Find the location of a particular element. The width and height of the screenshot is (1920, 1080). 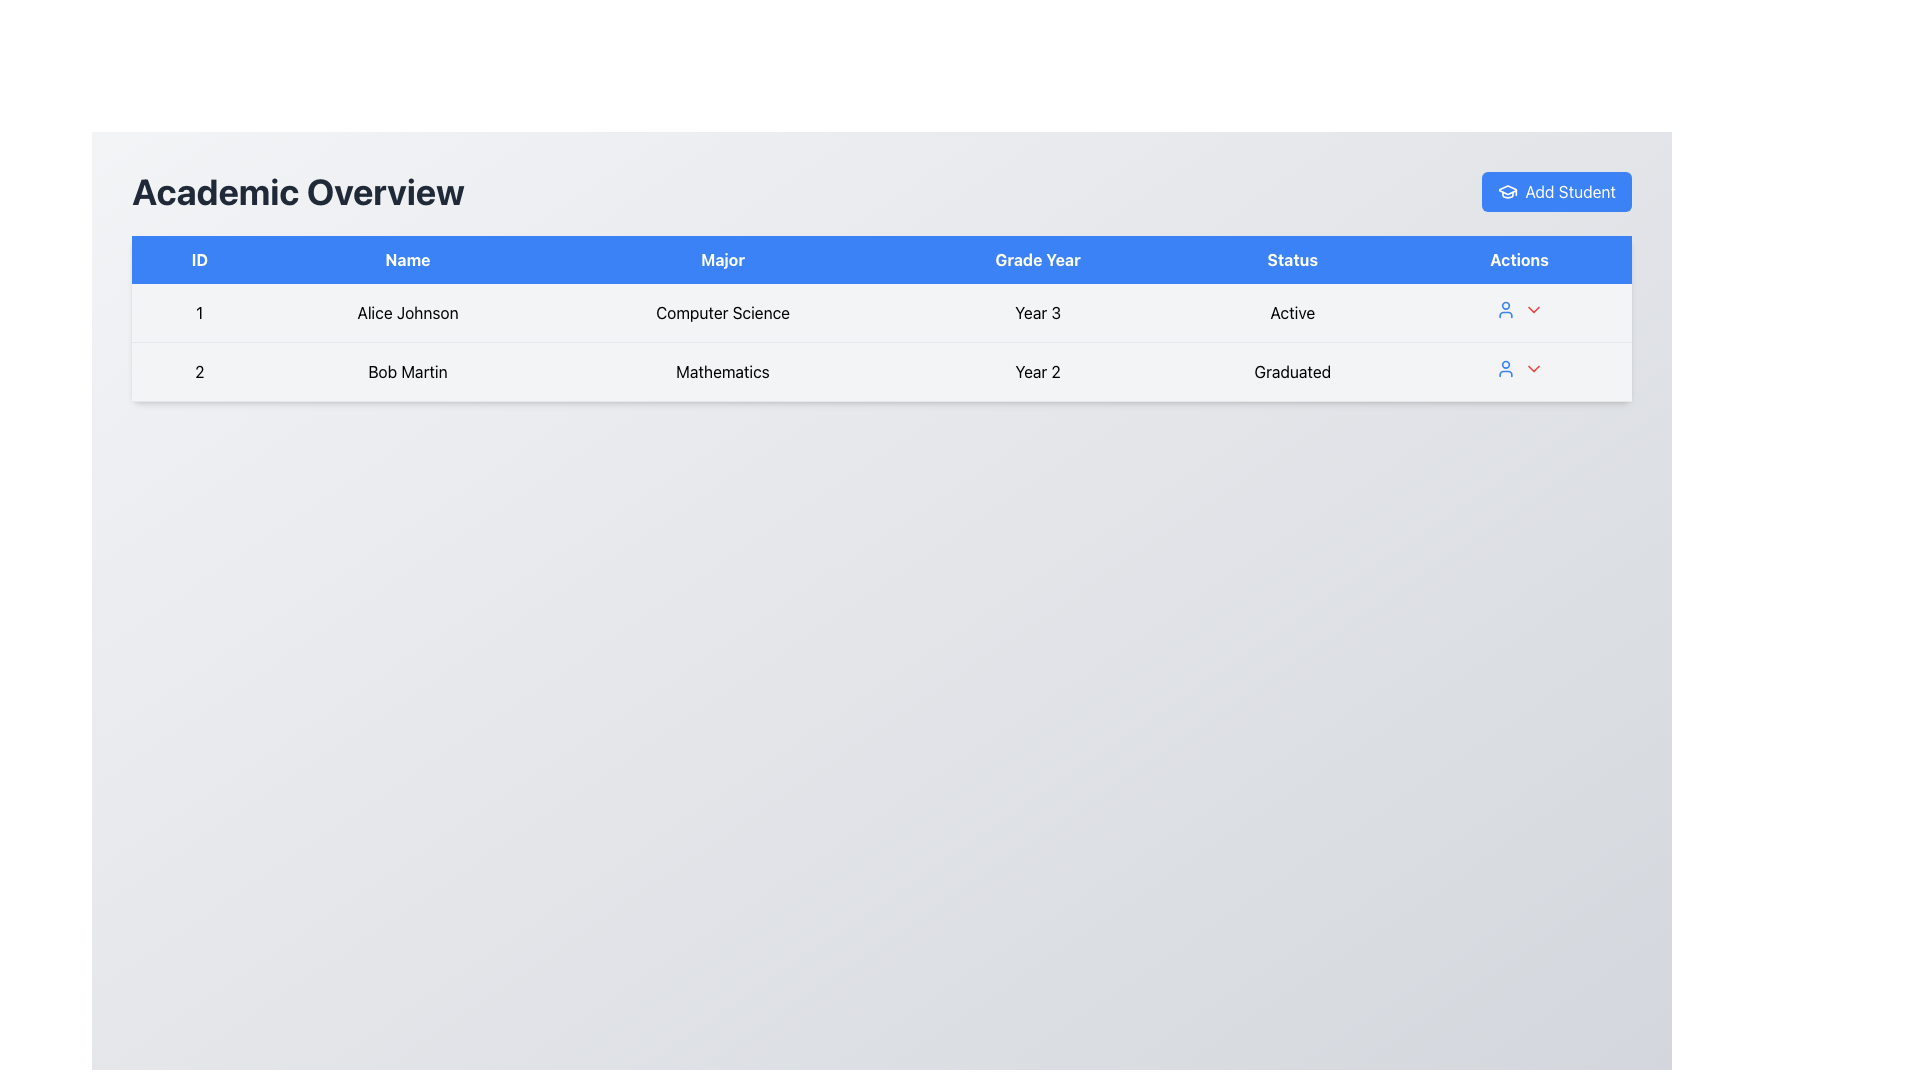

the static text label indicating the graduation status located in the fifth column of the second row under the 'Status' header is located at coordinates (1292, 371).